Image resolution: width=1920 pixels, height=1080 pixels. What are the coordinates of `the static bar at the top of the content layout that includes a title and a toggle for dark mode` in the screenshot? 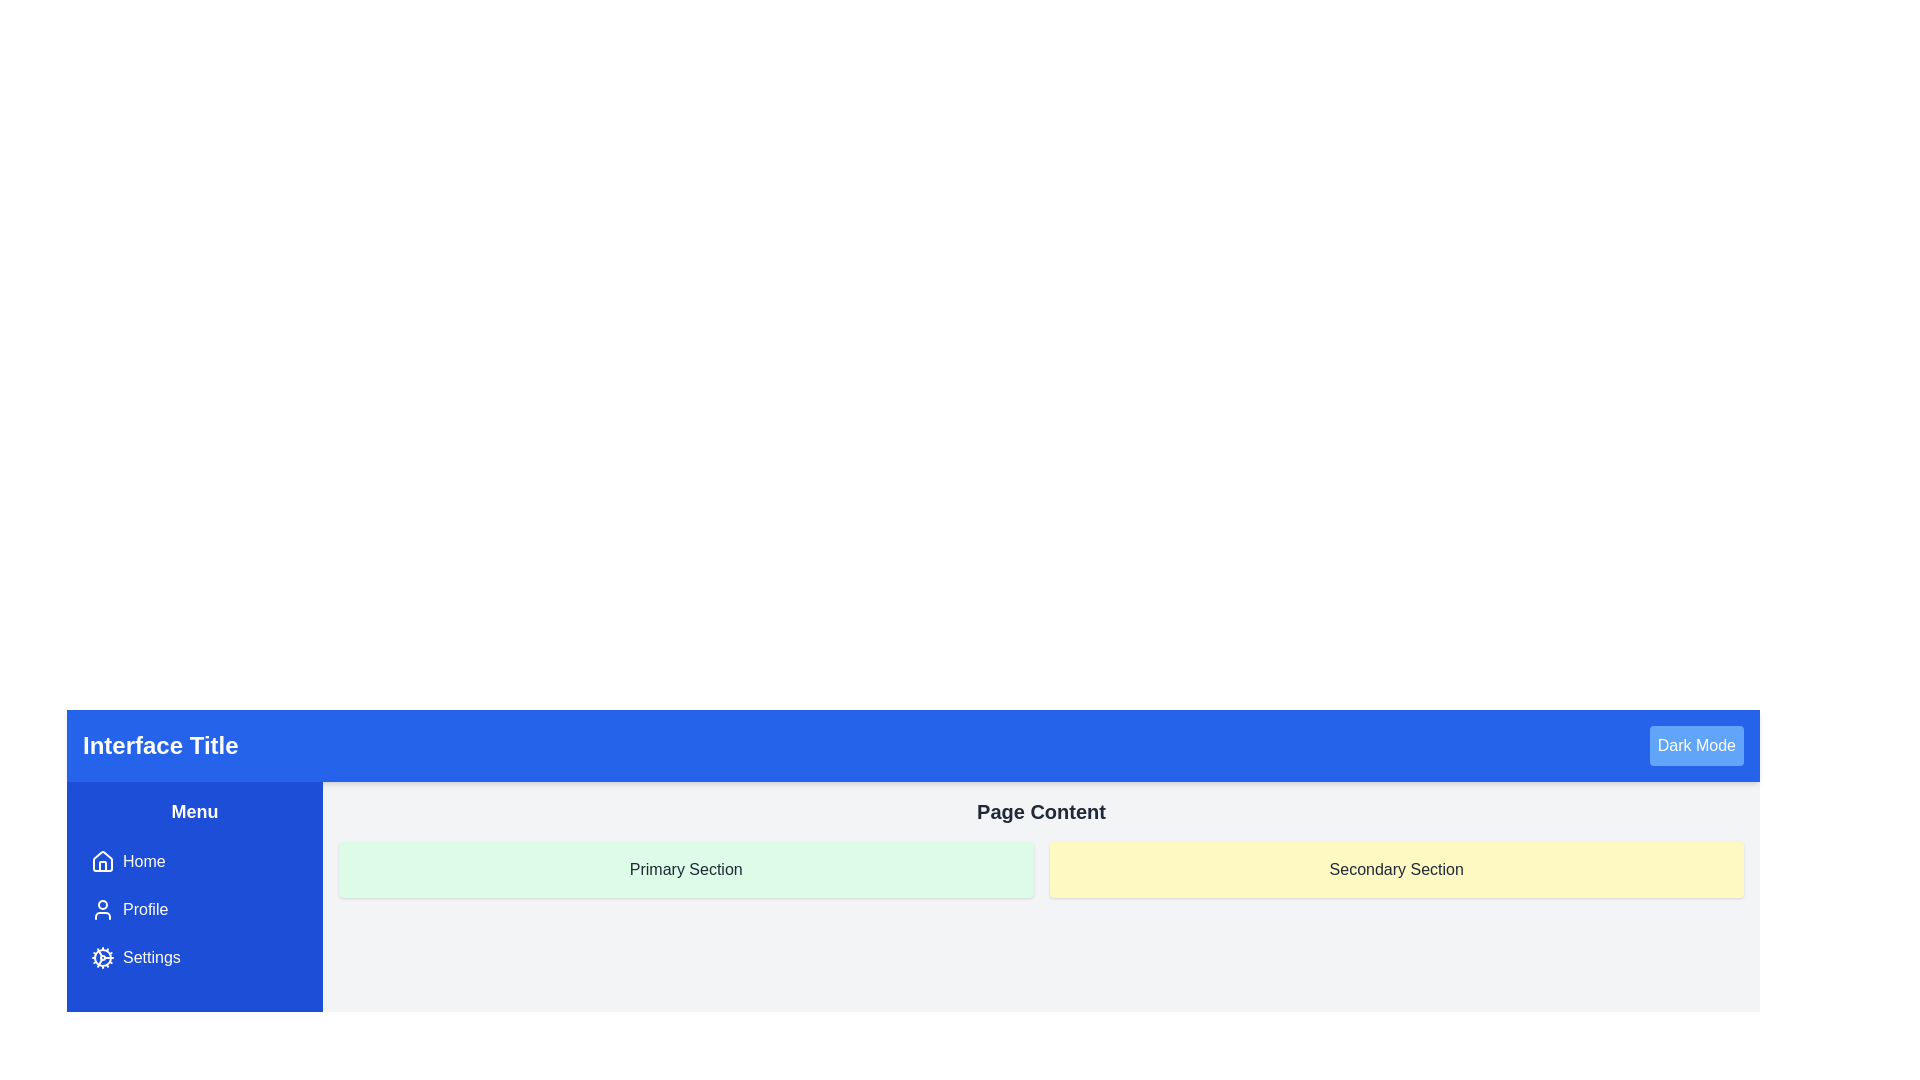 It's located at (912, 745).